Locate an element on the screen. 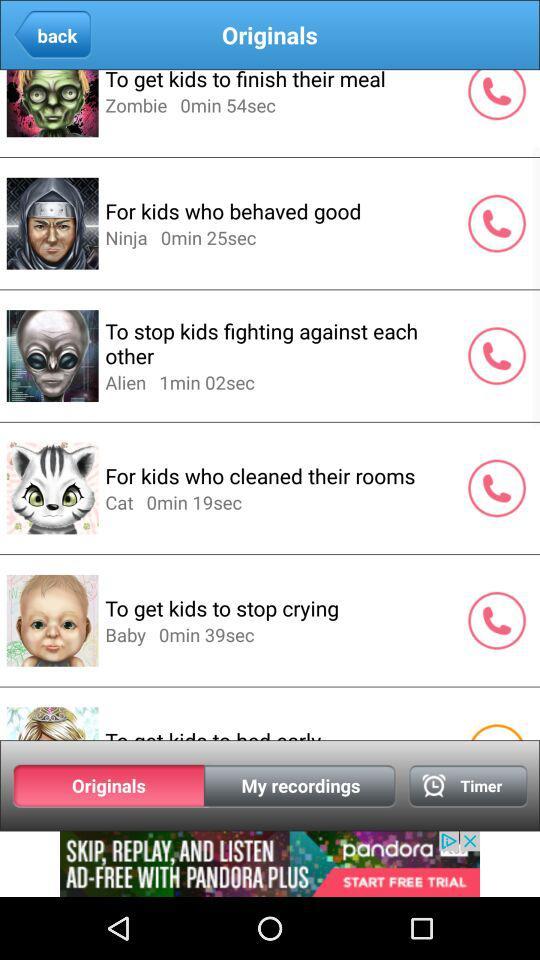  clock page is located at coordinates (468, 785).